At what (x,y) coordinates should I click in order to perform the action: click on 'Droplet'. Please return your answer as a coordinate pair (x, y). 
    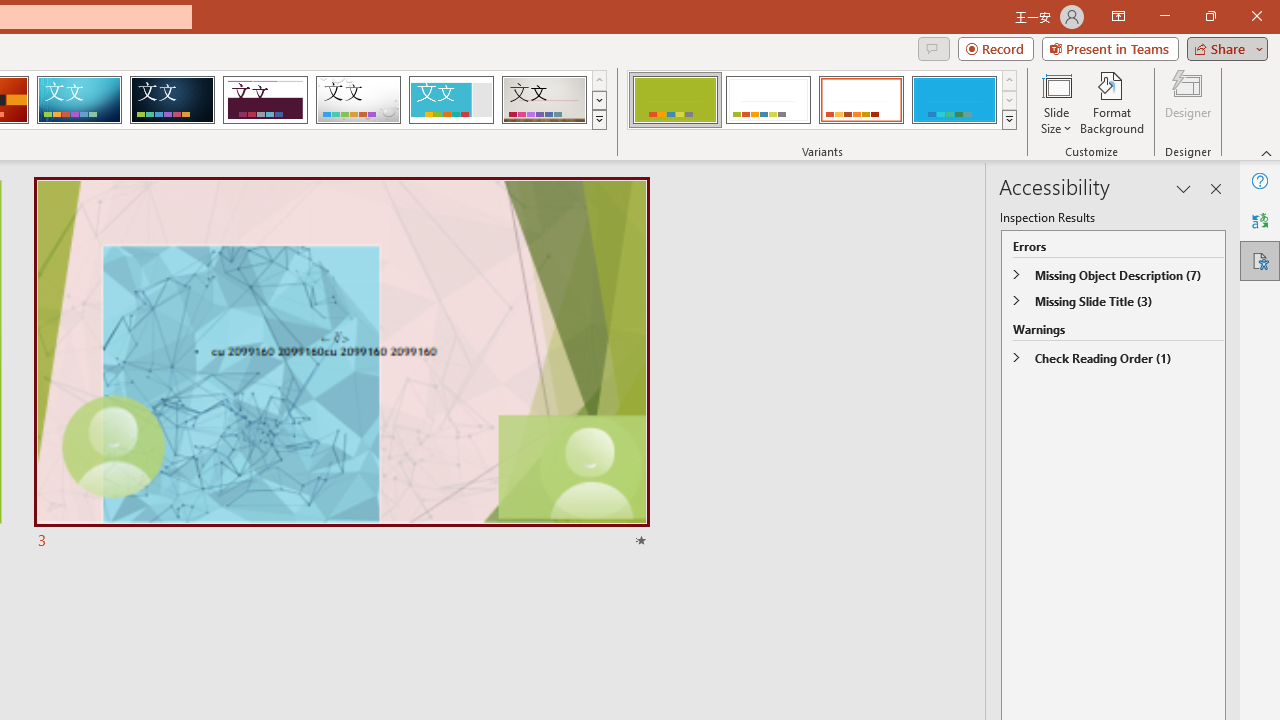
    Looking at the image, I should click on (358, 100).